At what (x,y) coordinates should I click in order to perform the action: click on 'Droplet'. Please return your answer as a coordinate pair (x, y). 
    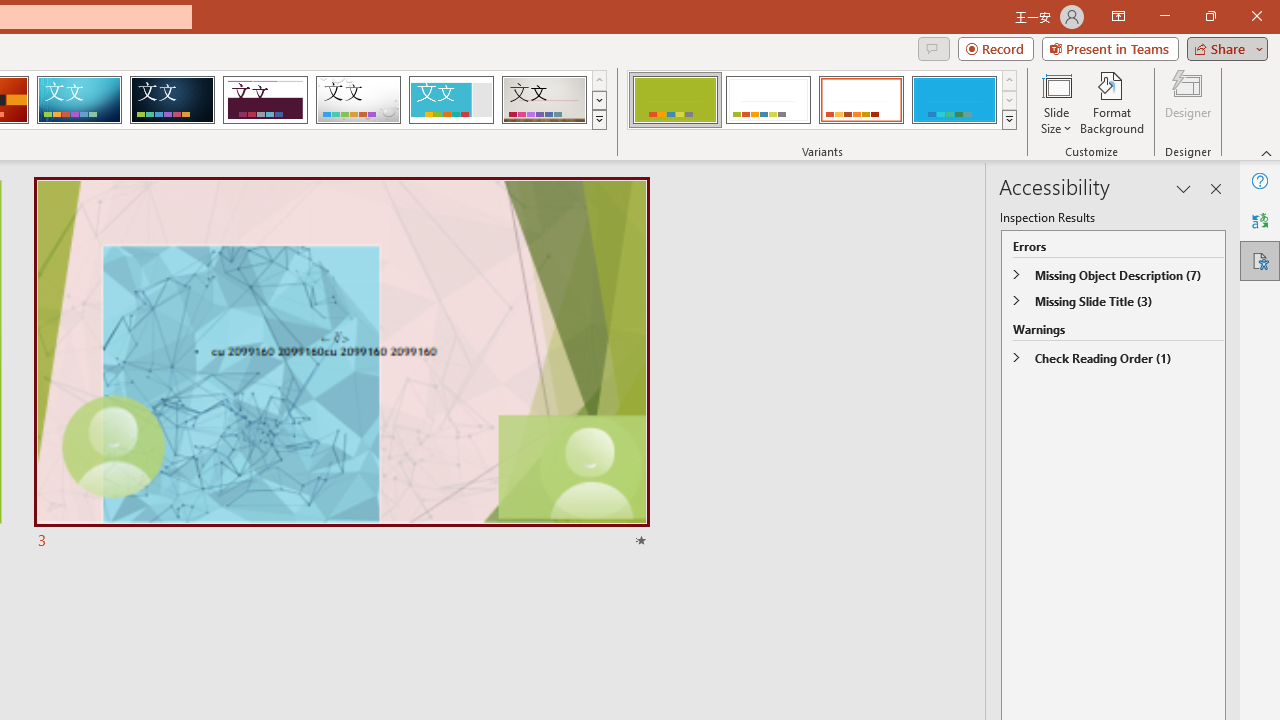
    Looking at the image, I should click on (358, 100).